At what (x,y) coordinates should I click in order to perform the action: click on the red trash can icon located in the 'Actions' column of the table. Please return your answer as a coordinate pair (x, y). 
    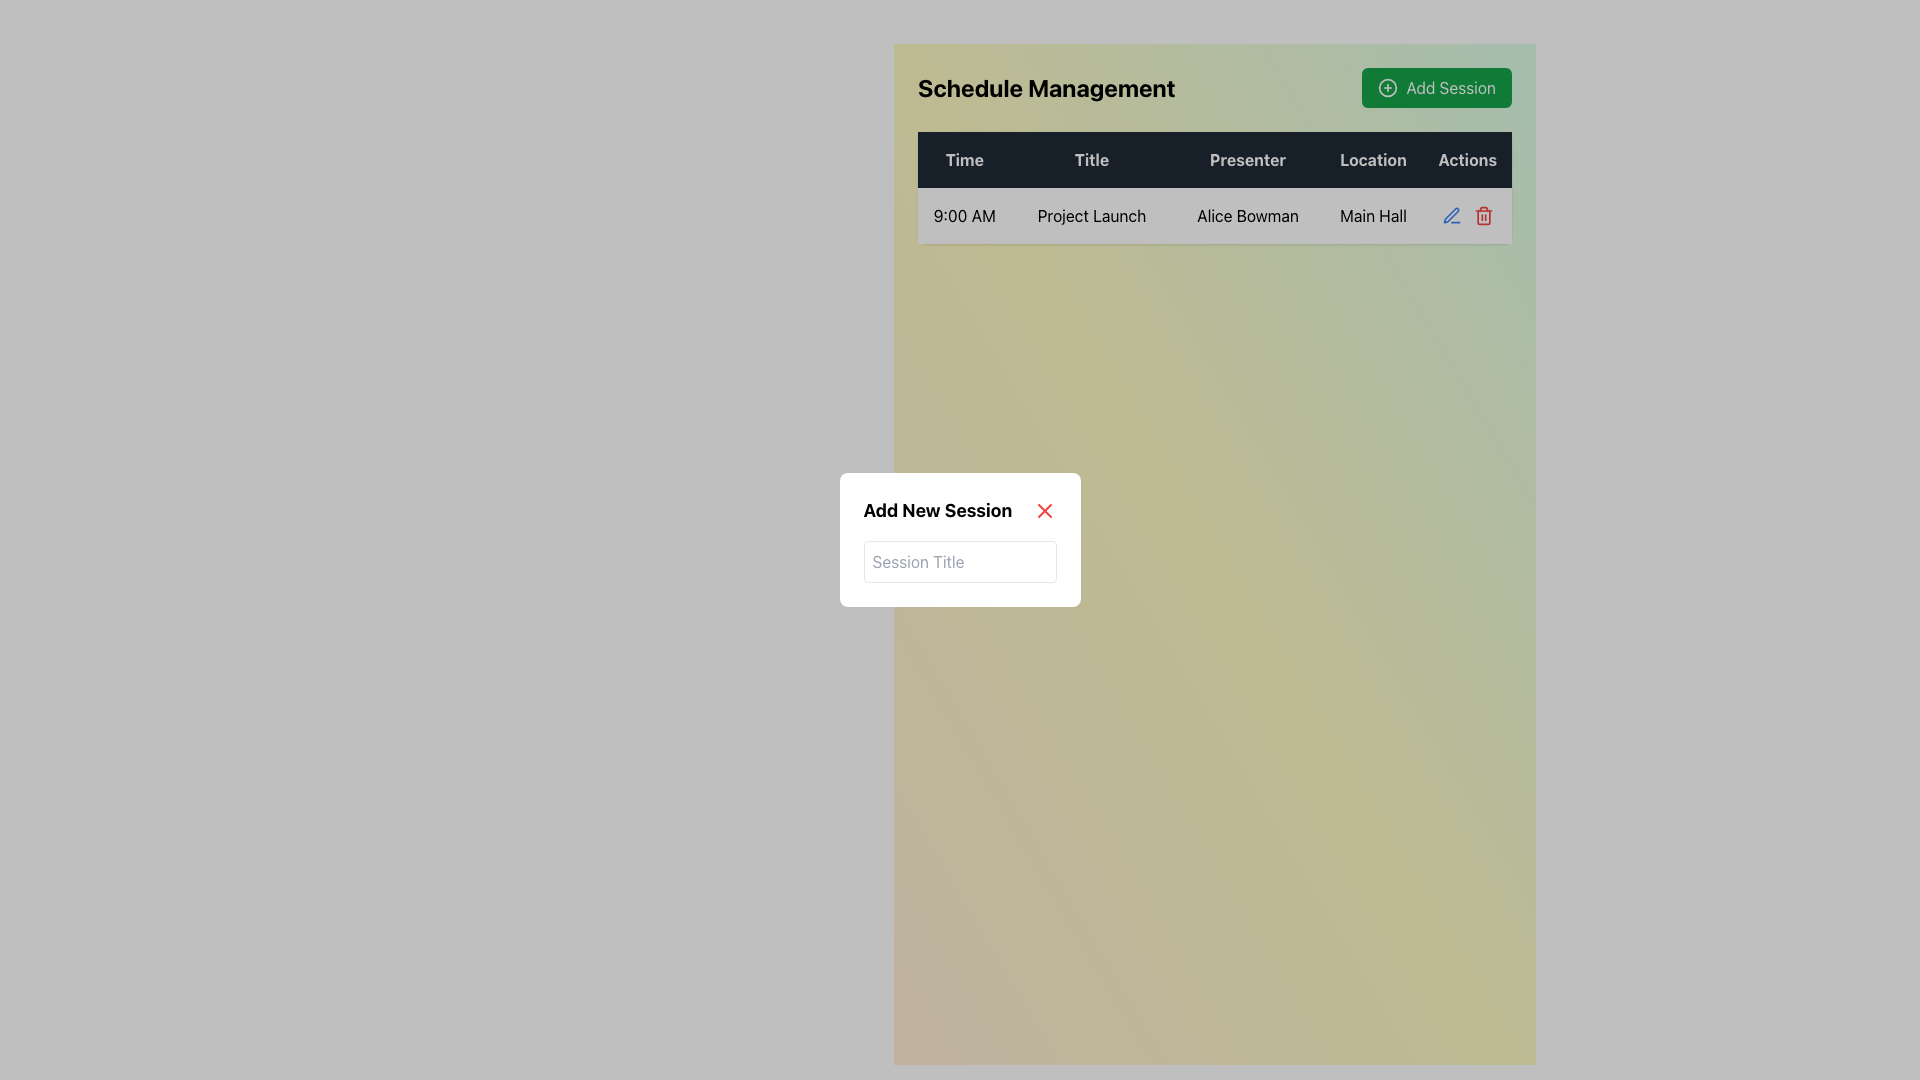
    Looking at the image, I should click on (1483, 217).